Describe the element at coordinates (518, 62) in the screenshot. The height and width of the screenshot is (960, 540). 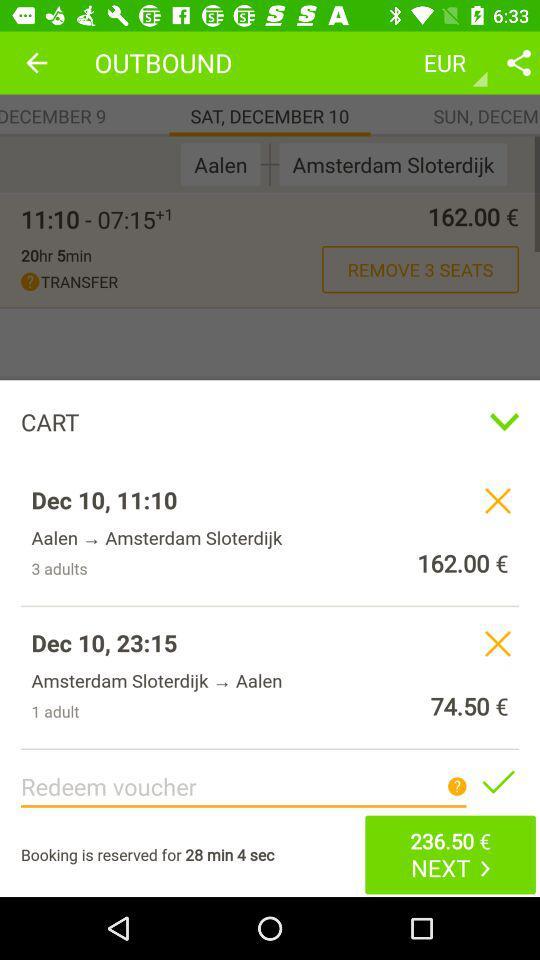
I see `share option` at that location.